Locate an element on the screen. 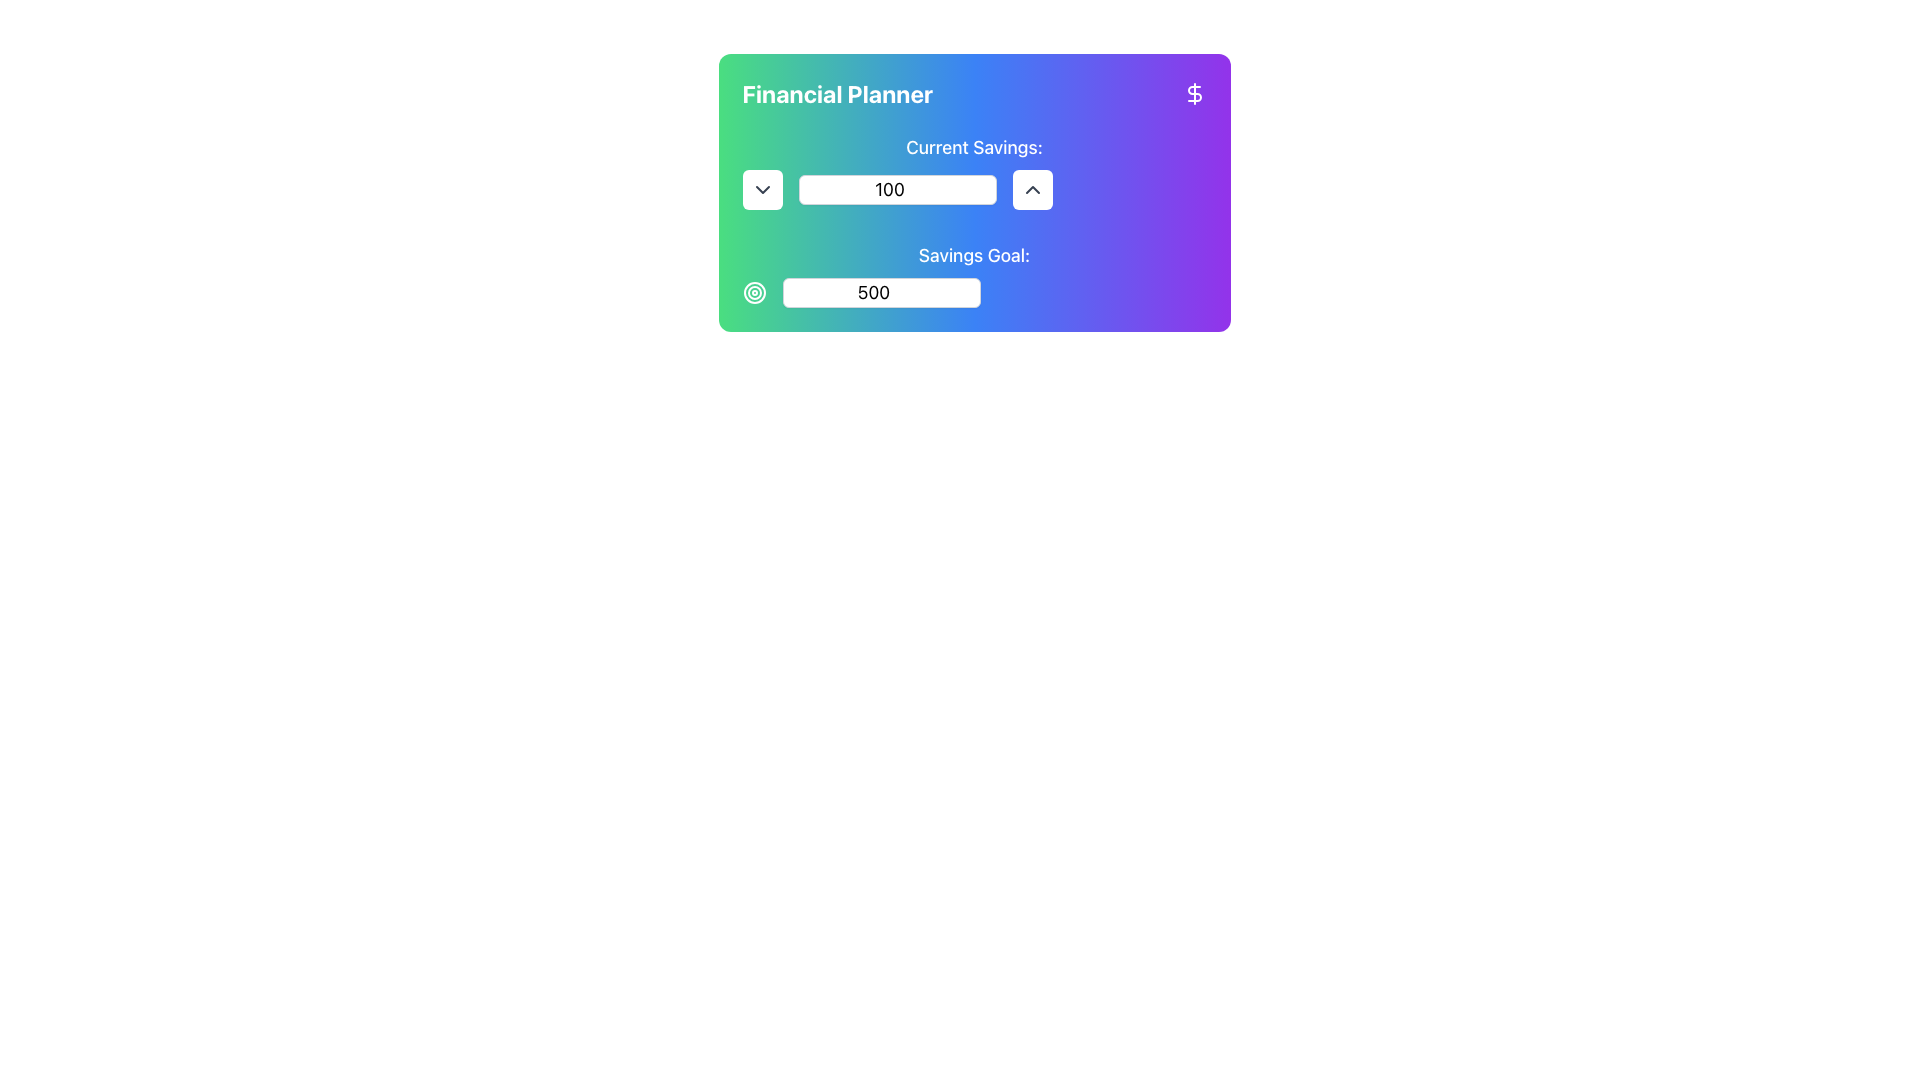  the 'Financial Planner' text, which is displayed in white, bold, and large font against a gradient background, located at the top-left of a rectangular card interface is located at coordinates (837, 93).